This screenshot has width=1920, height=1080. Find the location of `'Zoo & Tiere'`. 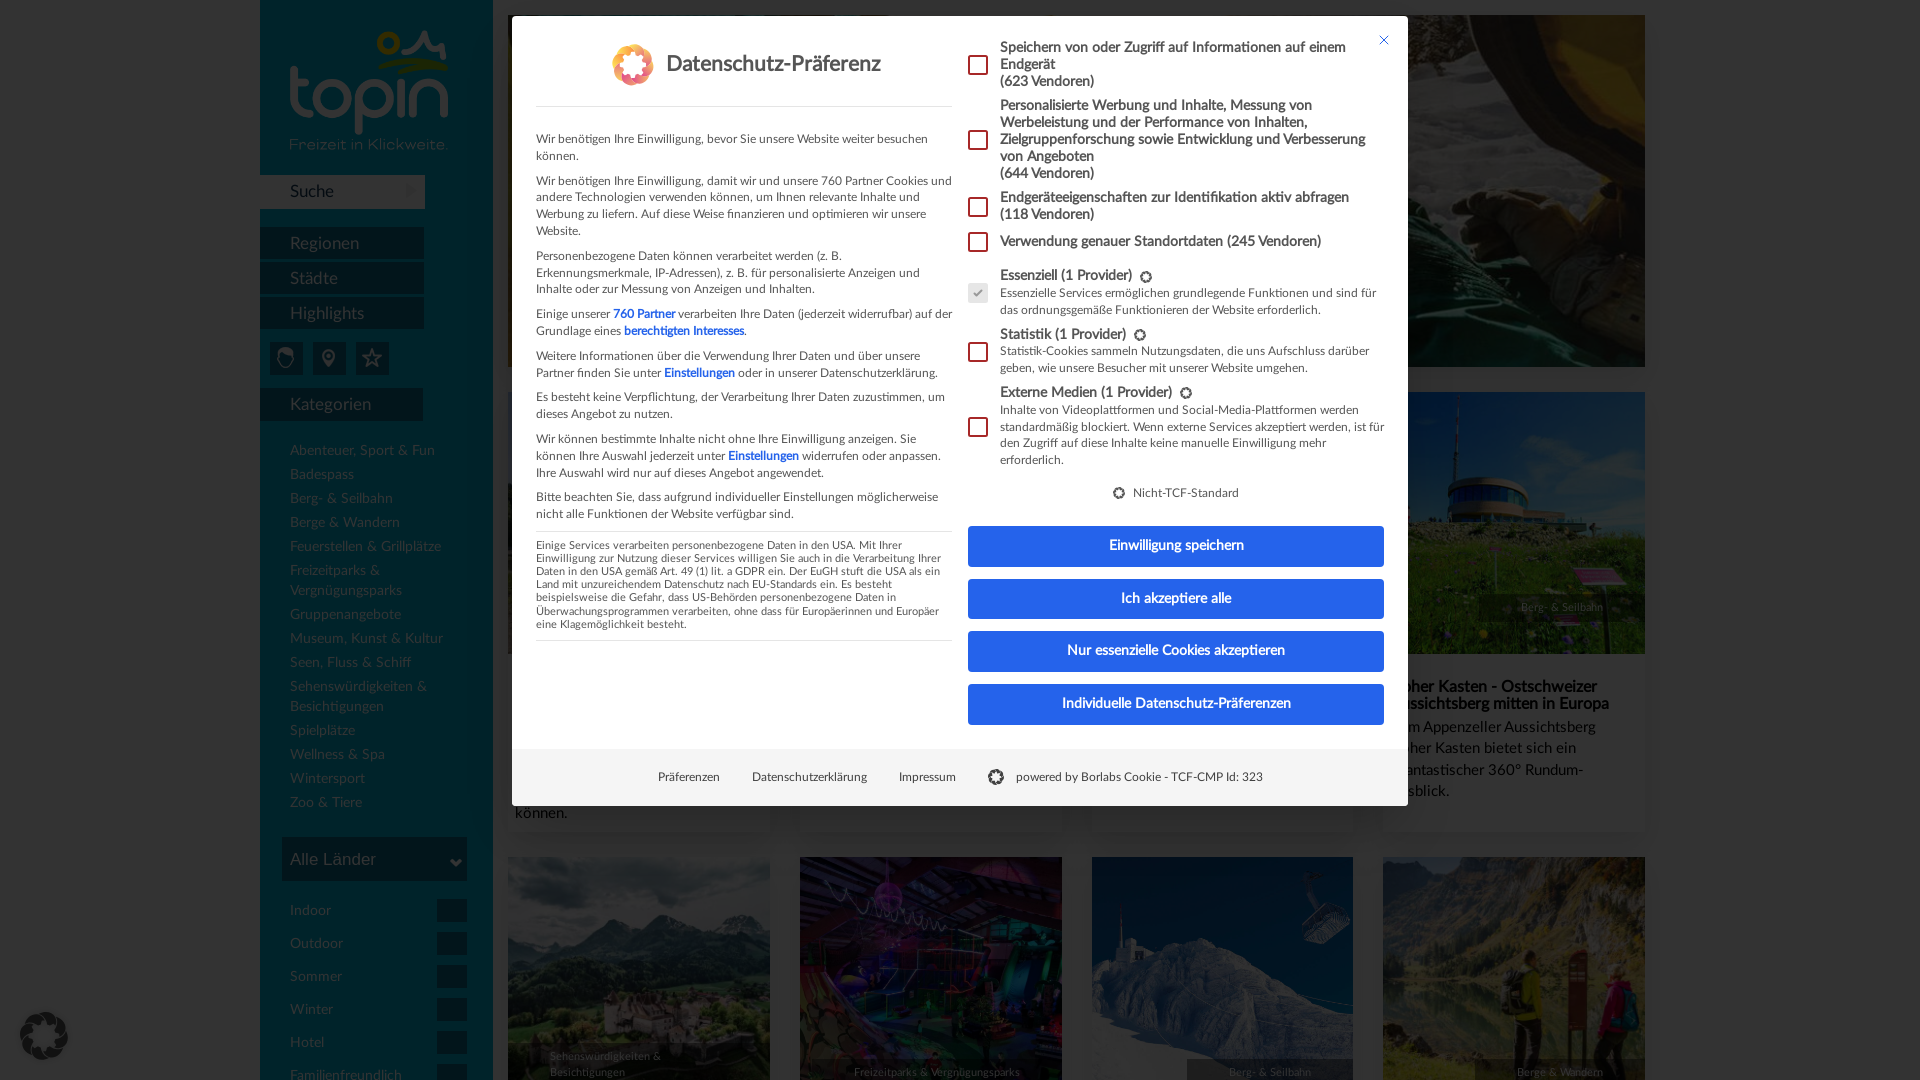

'Zoo & Tiere' is located at coordinates (288, 804).